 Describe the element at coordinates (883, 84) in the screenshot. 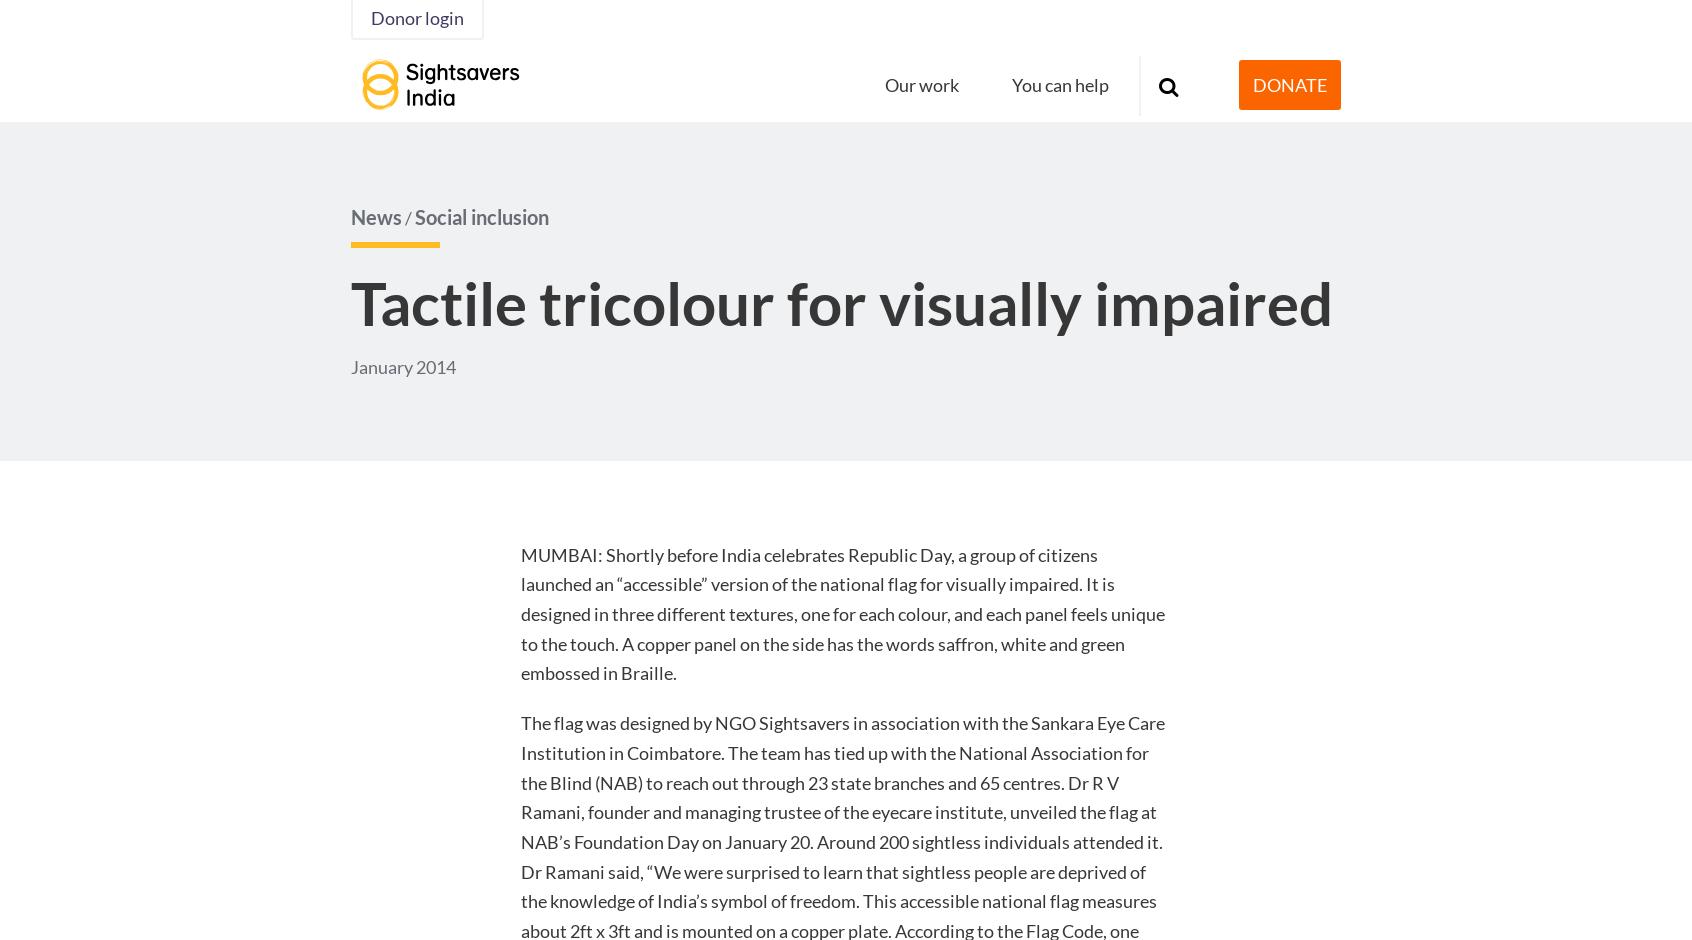

I see `'Our work'` at that location.